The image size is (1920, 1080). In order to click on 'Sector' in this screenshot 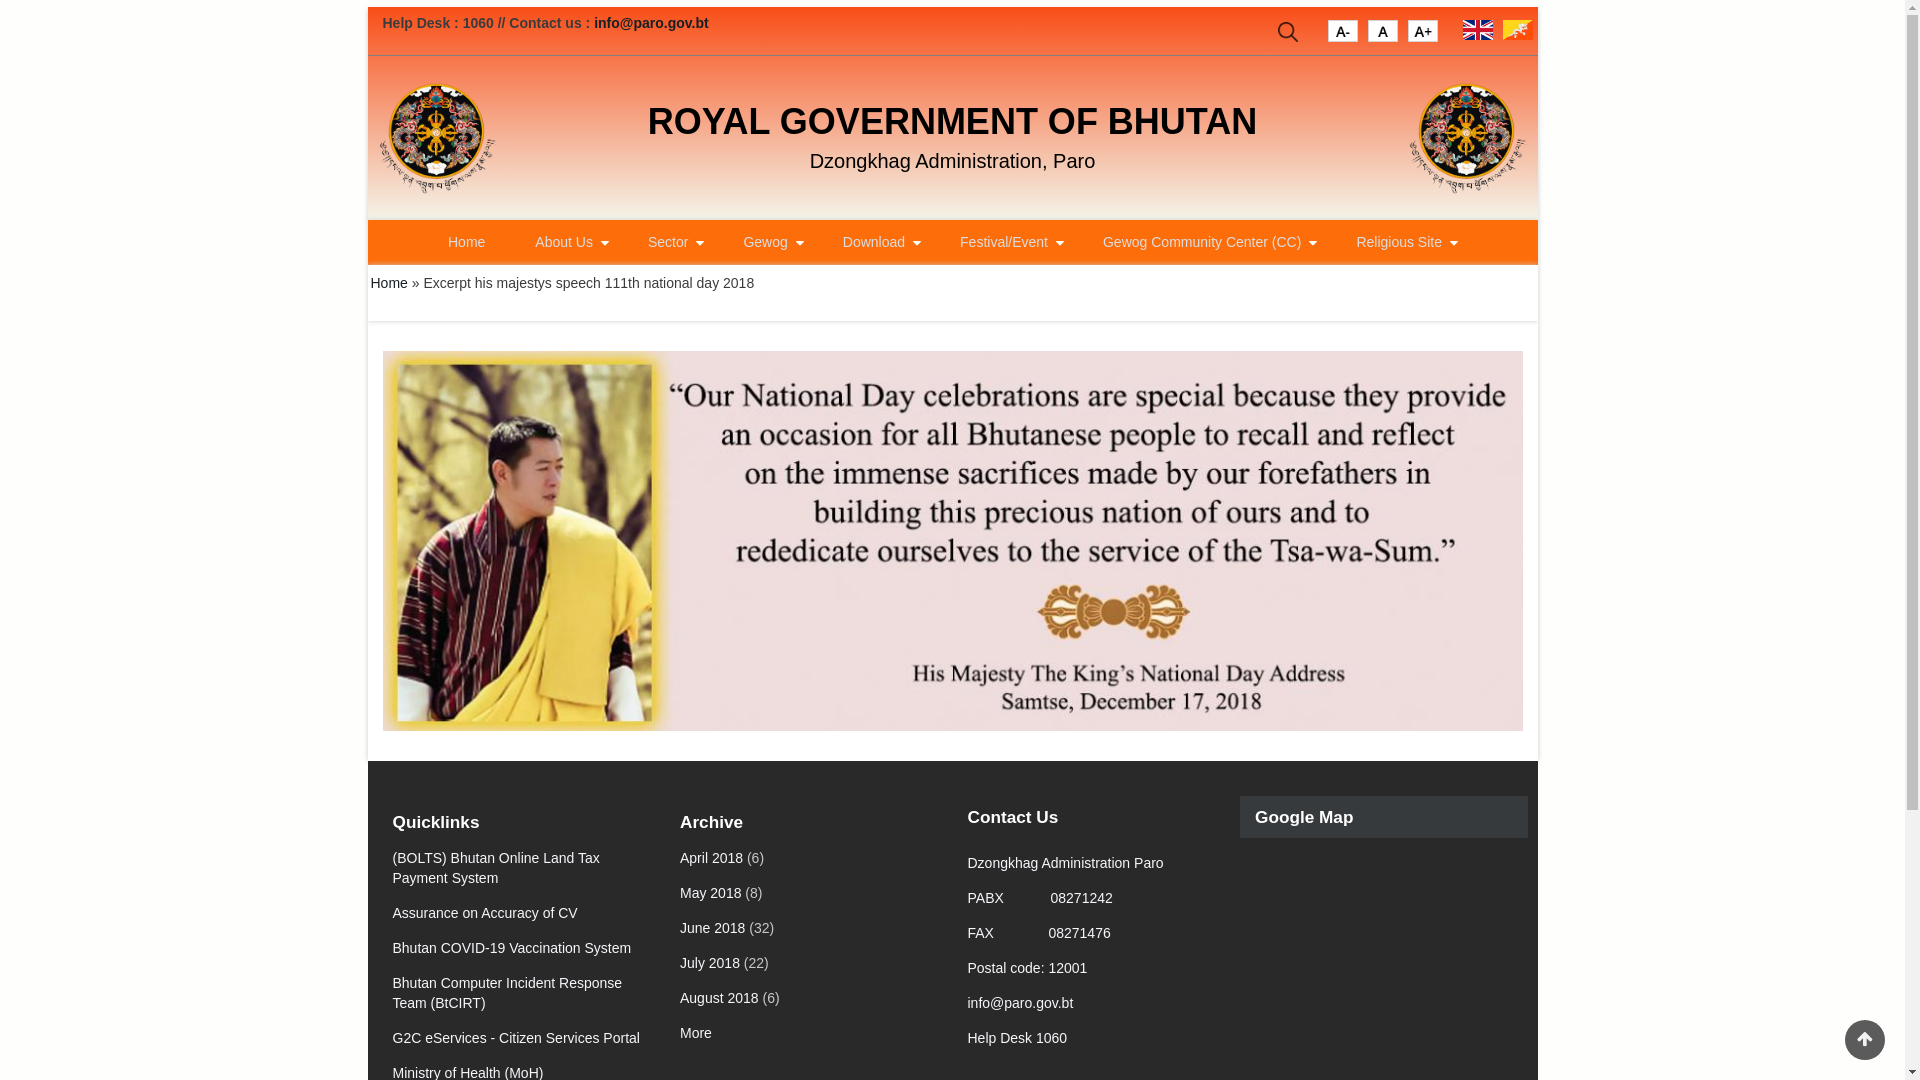, I will do `click(627, 241)`.